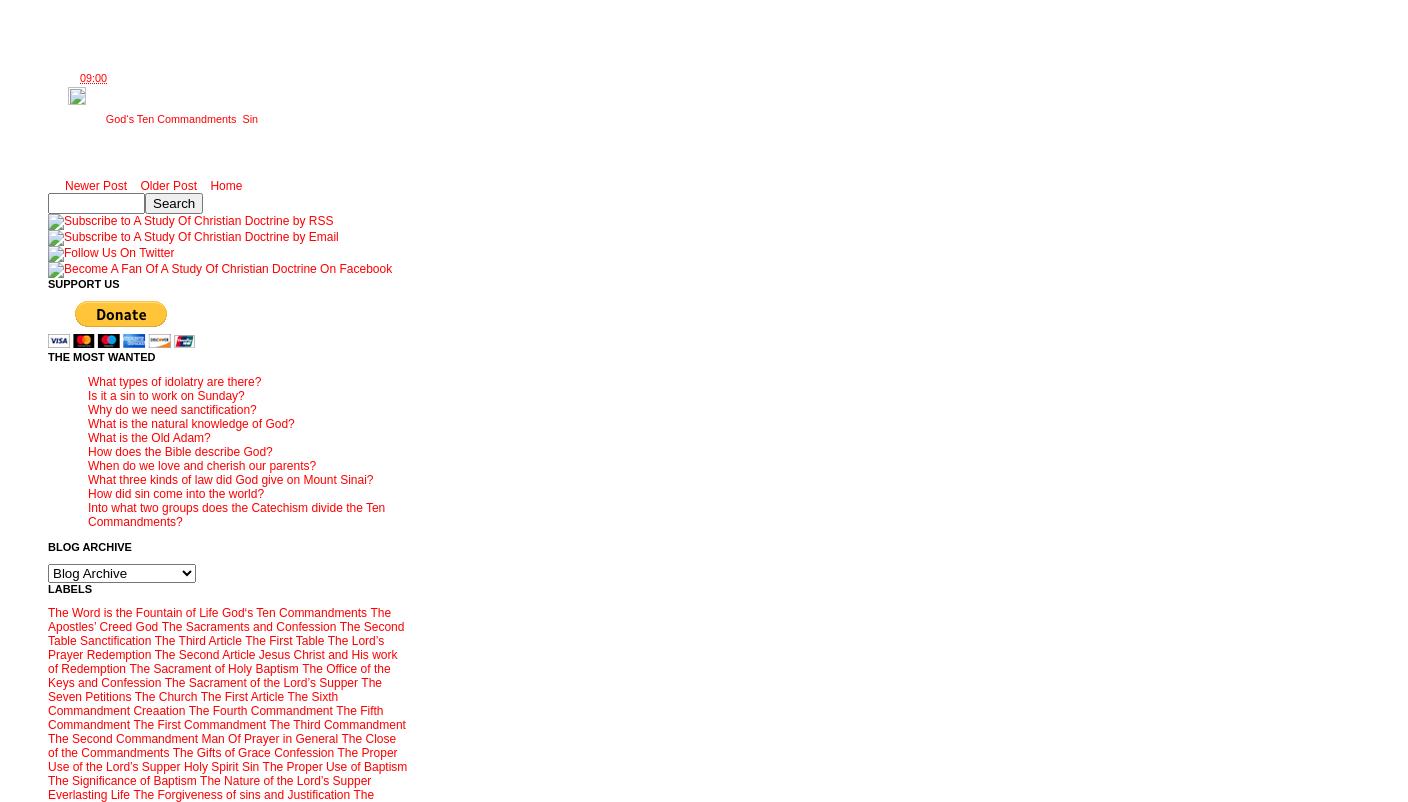 This screenshot has width=1408, height=802. What do you see at coordinates (221, 661) in the screenshot?
I see `'Jesus Christ and His work of Redemption'` at bounding box center [221, 661].